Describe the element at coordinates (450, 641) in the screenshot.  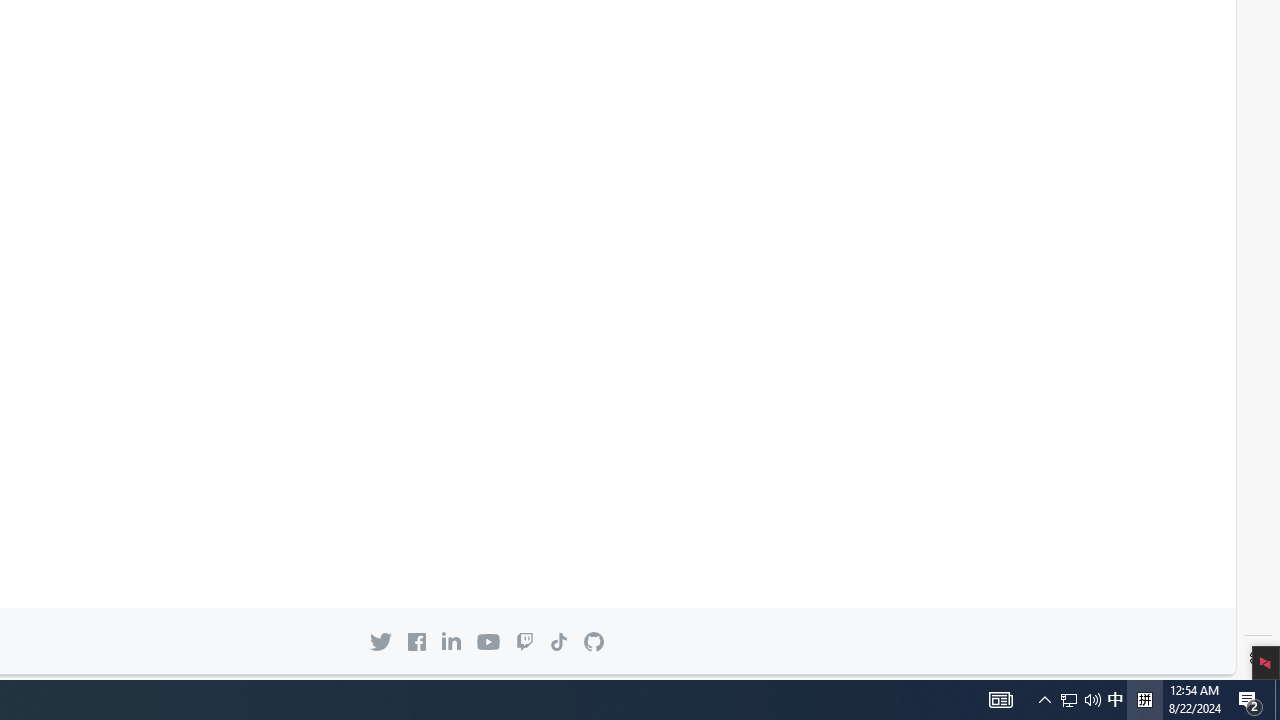
I see `'GitHub on LinkedIn'` at that location.